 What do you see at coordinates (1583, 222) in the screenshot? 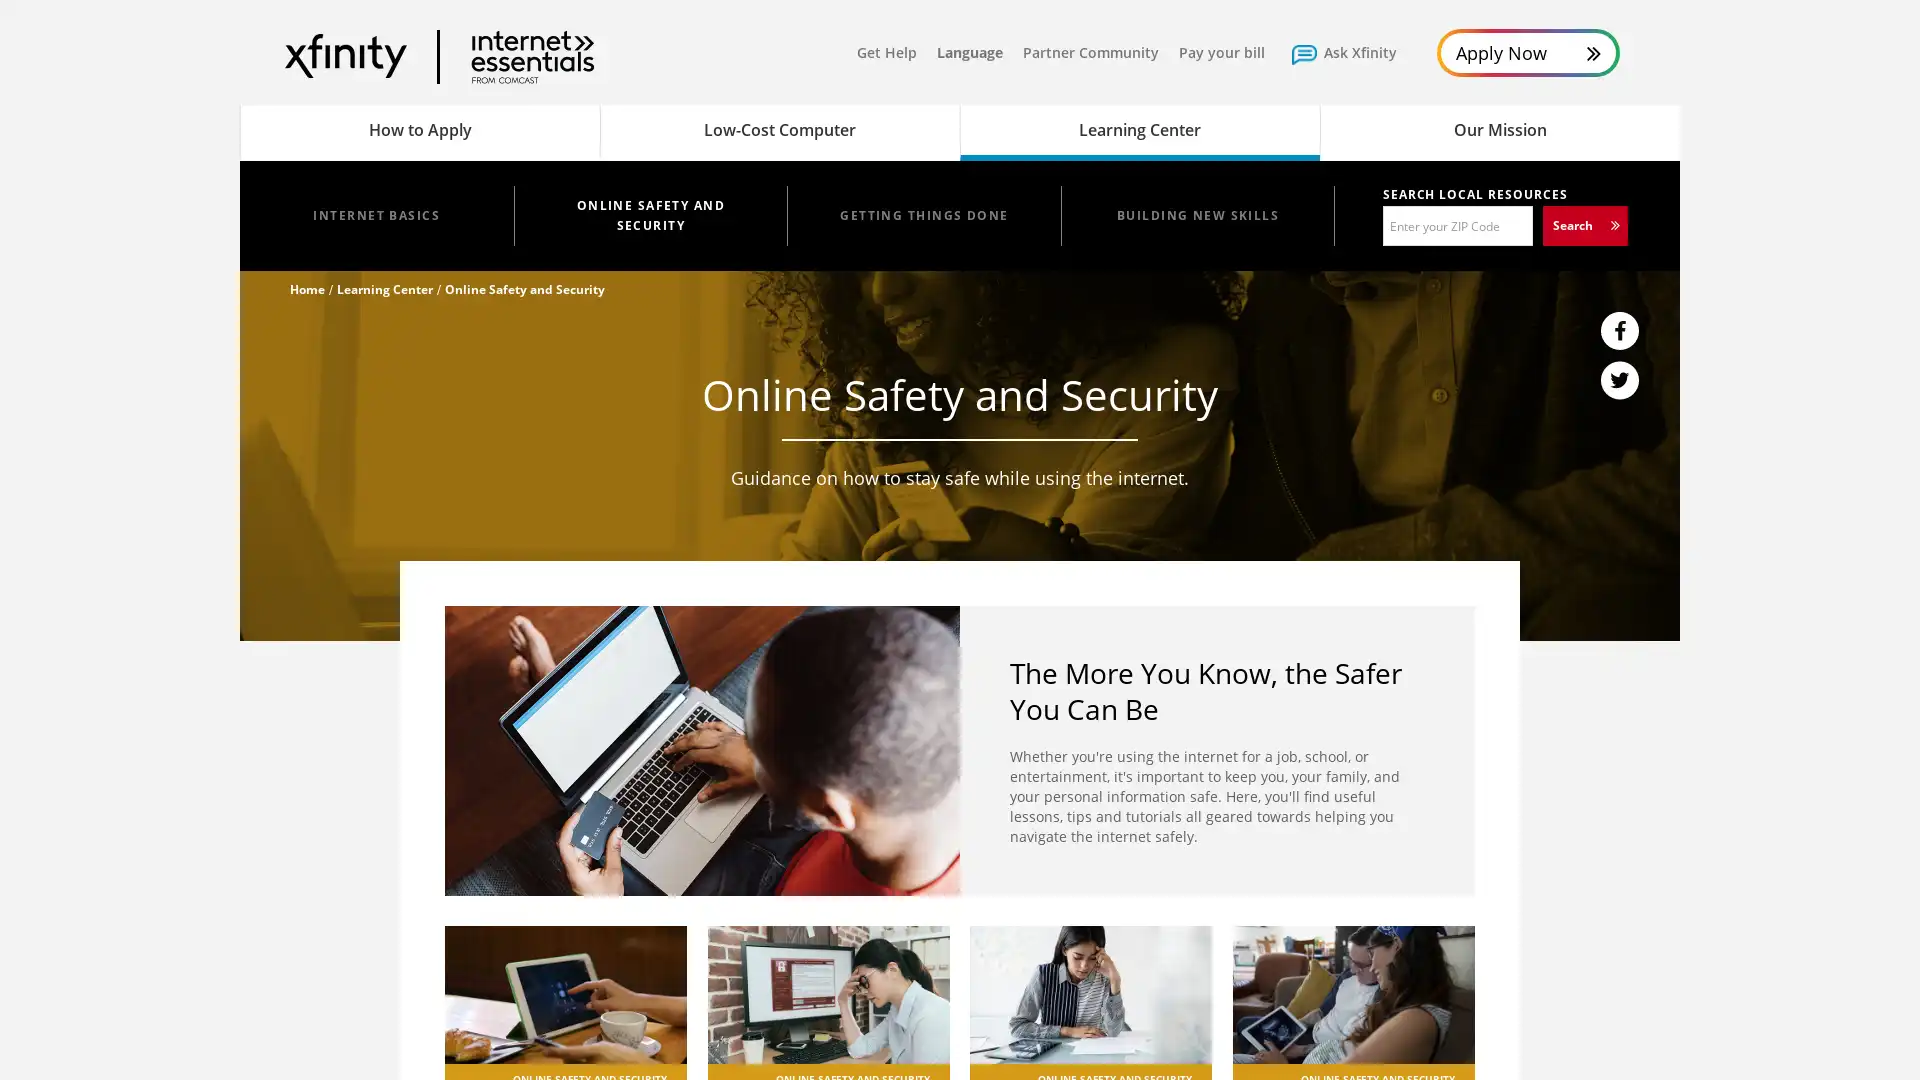
I see `Search` at bounding box center [1583, 222].